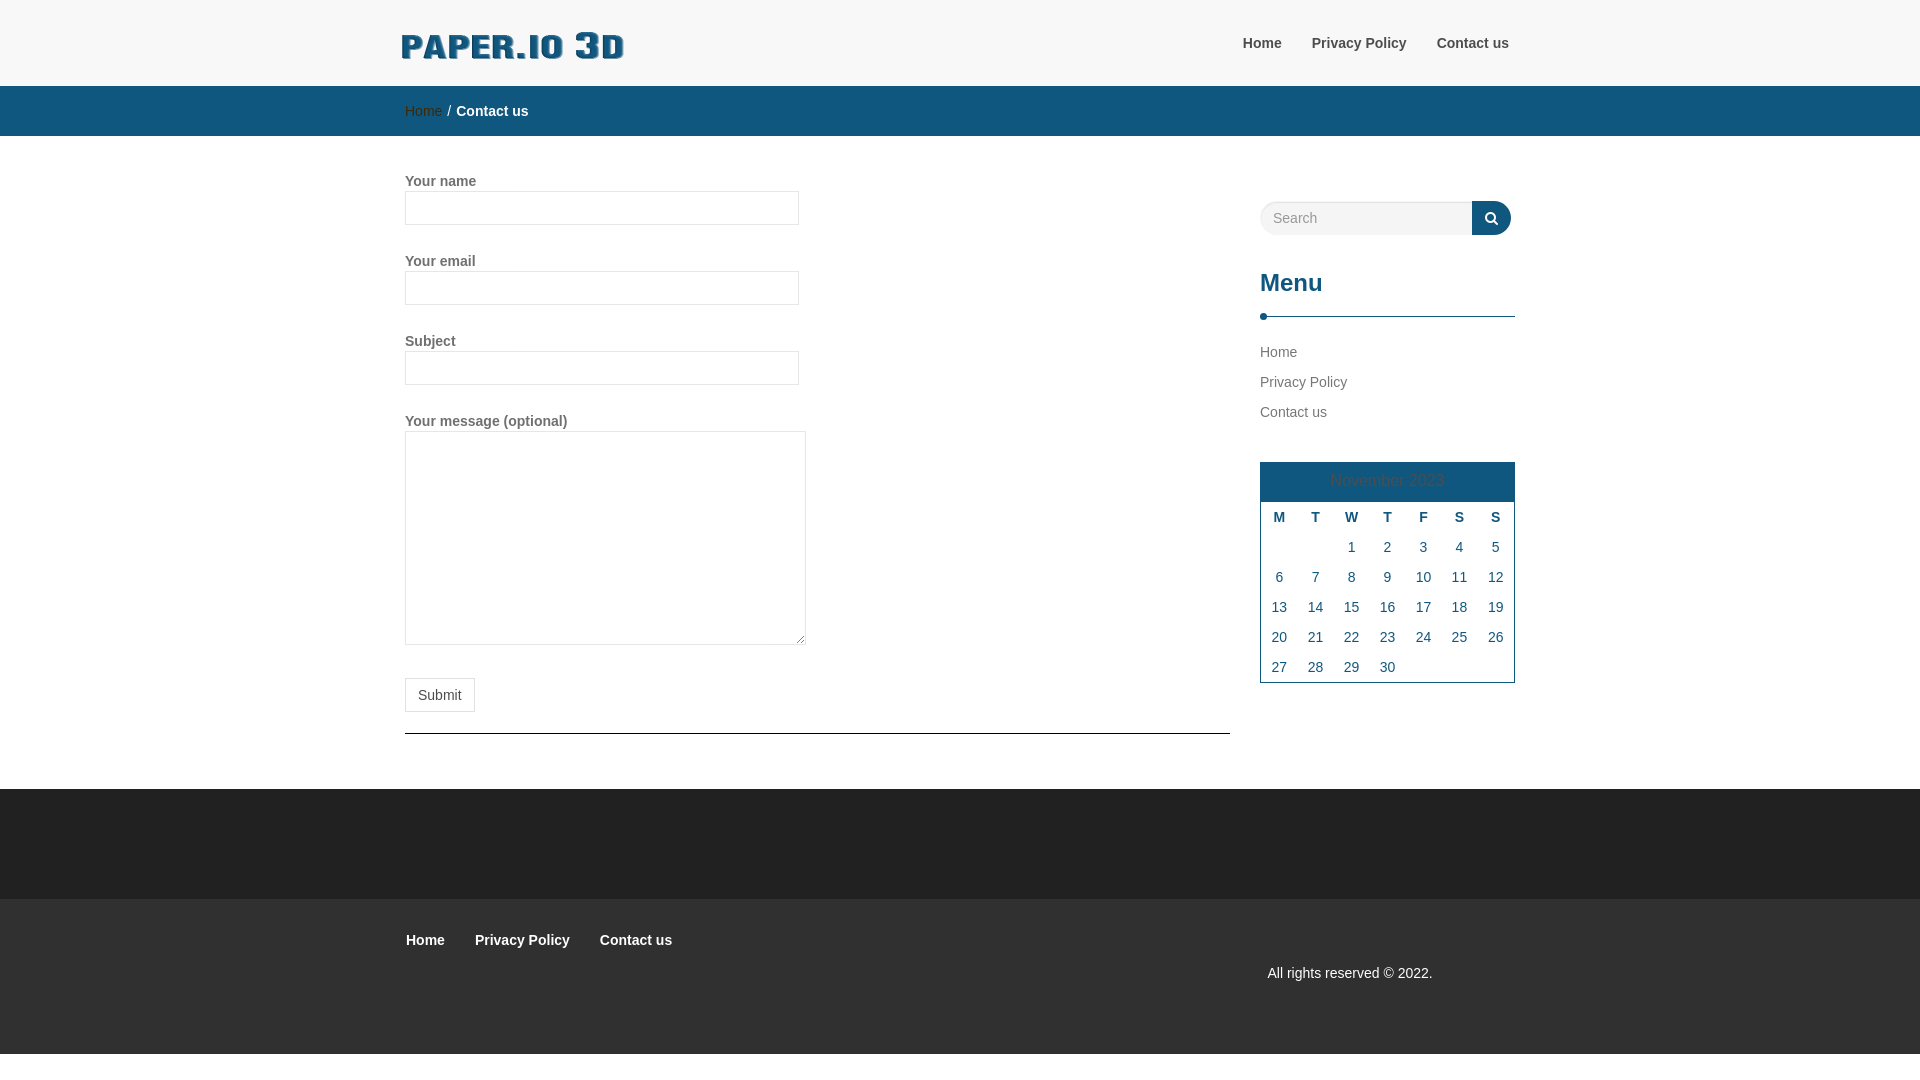 This screenshot has width=1920, height=1080. I want to click on 'Submit', so click(439, 693).